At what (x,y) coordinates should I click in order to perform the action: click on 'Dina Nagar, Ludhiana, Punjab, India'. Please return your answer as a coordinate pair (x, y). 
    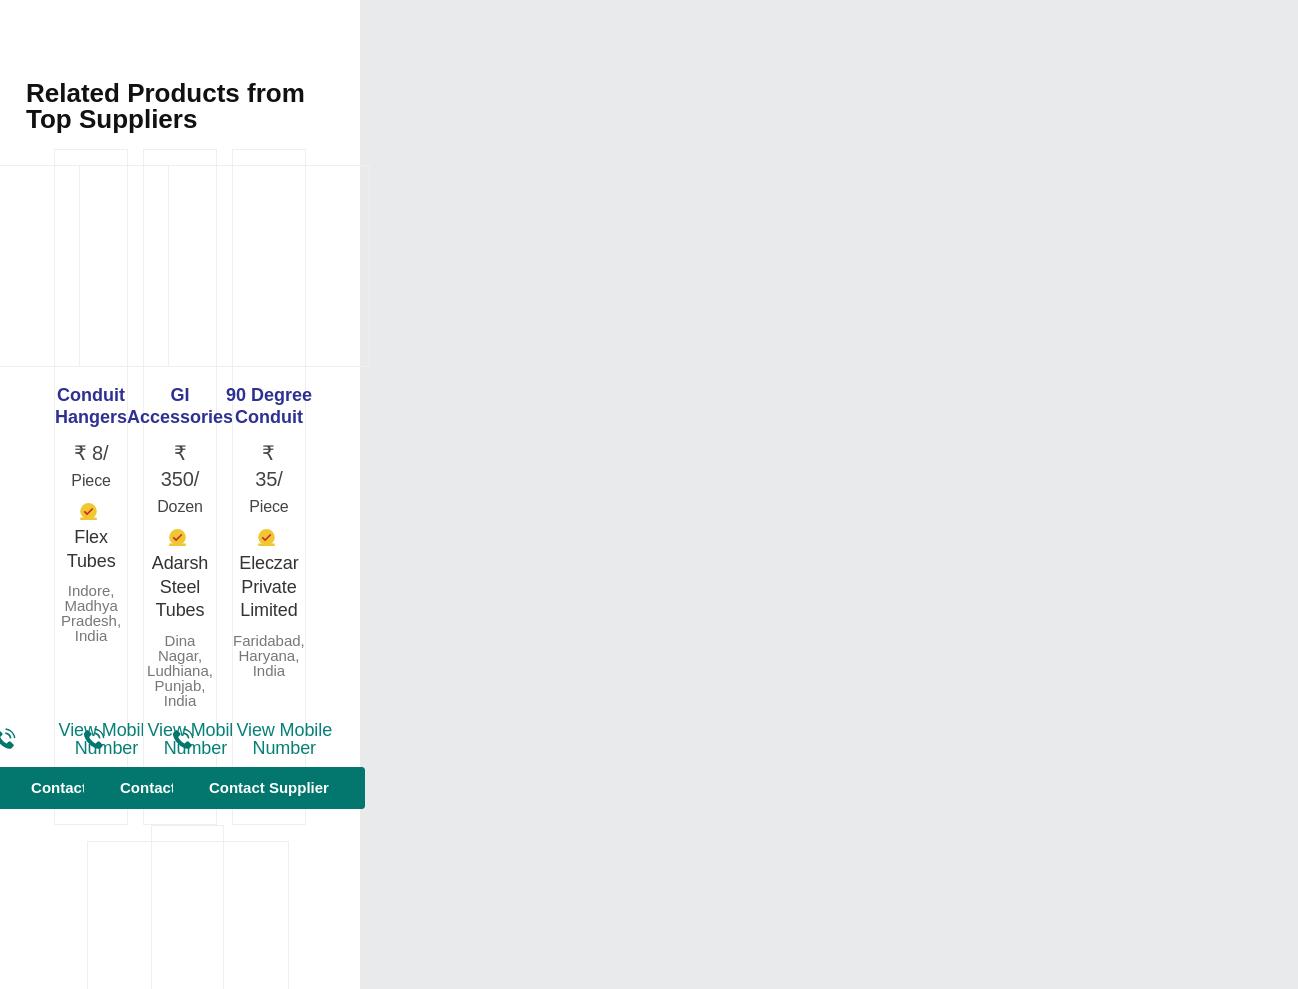
    Looking at the image, I should click on (178, 668).